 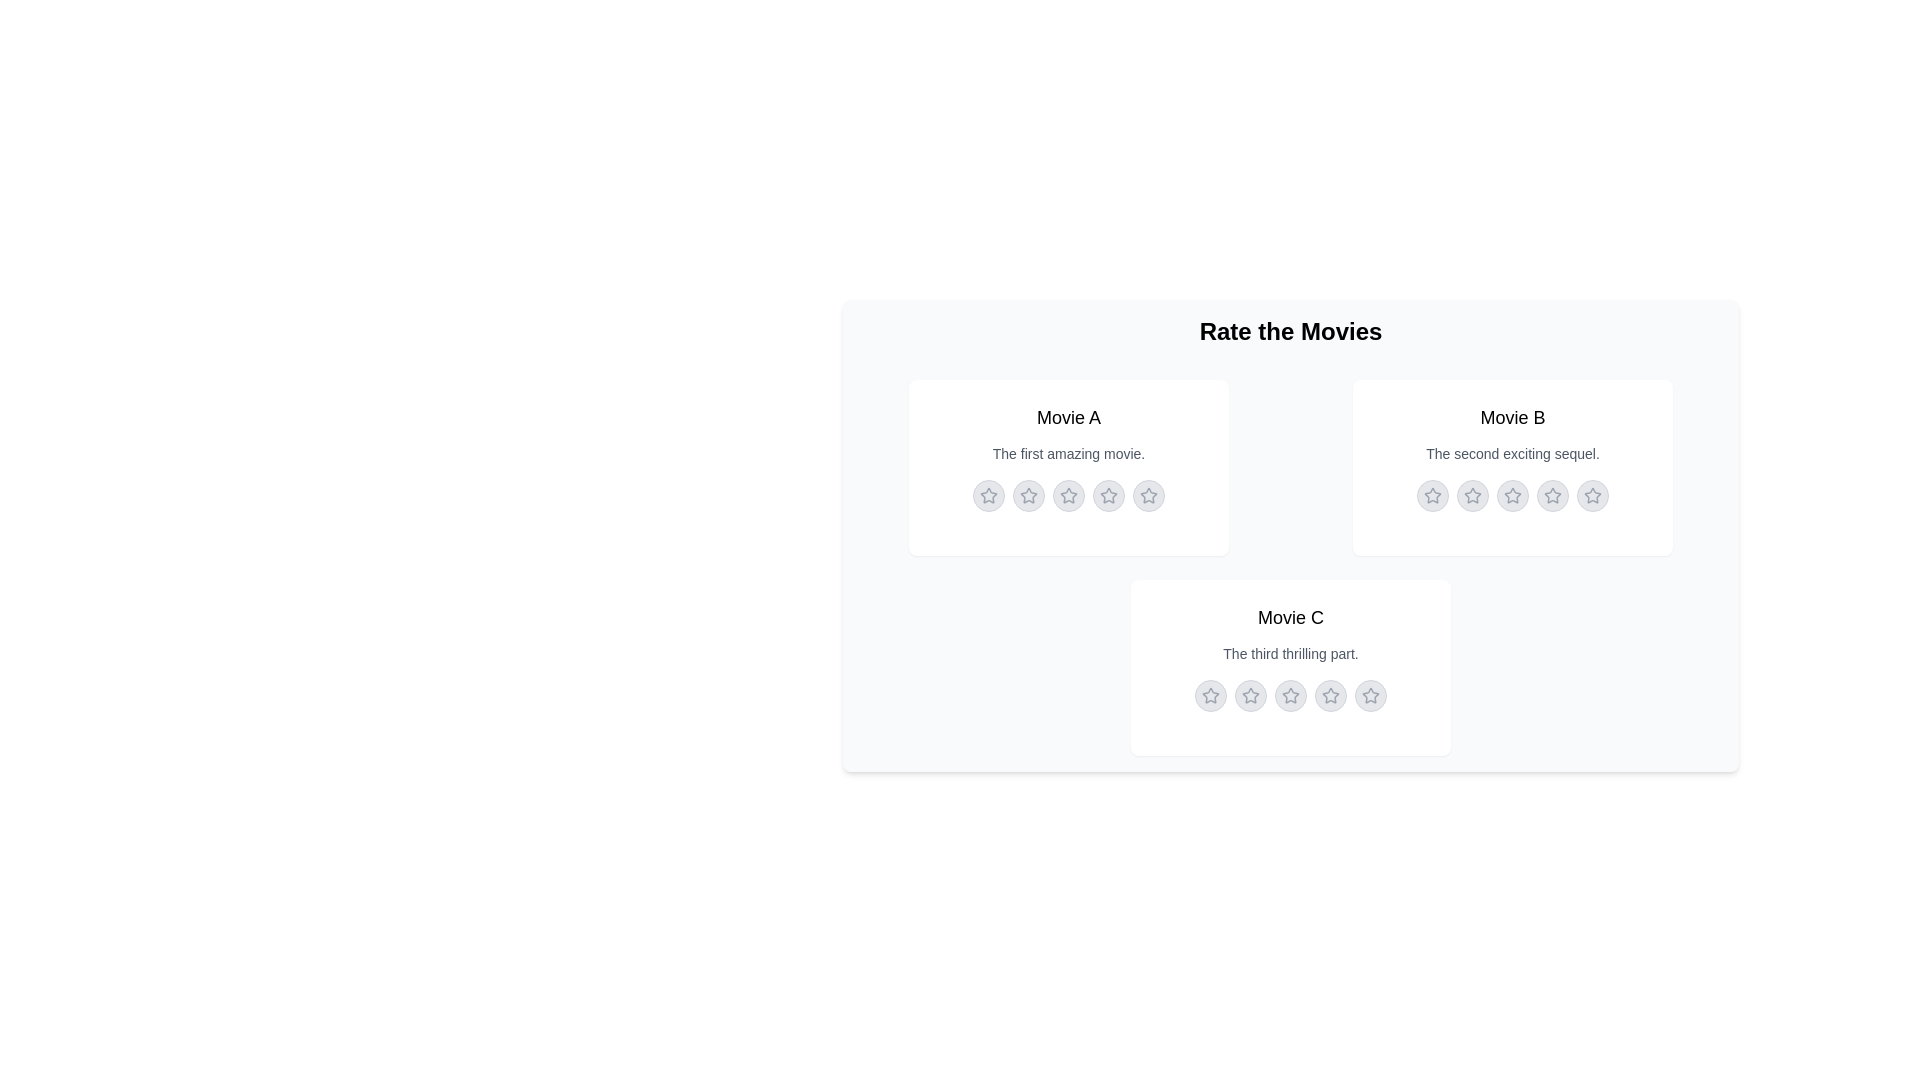 What do you see at coordinates (1472, 494) in the screenshot?
I see `the second star in the rating row` at bounding box center [1472, 494].